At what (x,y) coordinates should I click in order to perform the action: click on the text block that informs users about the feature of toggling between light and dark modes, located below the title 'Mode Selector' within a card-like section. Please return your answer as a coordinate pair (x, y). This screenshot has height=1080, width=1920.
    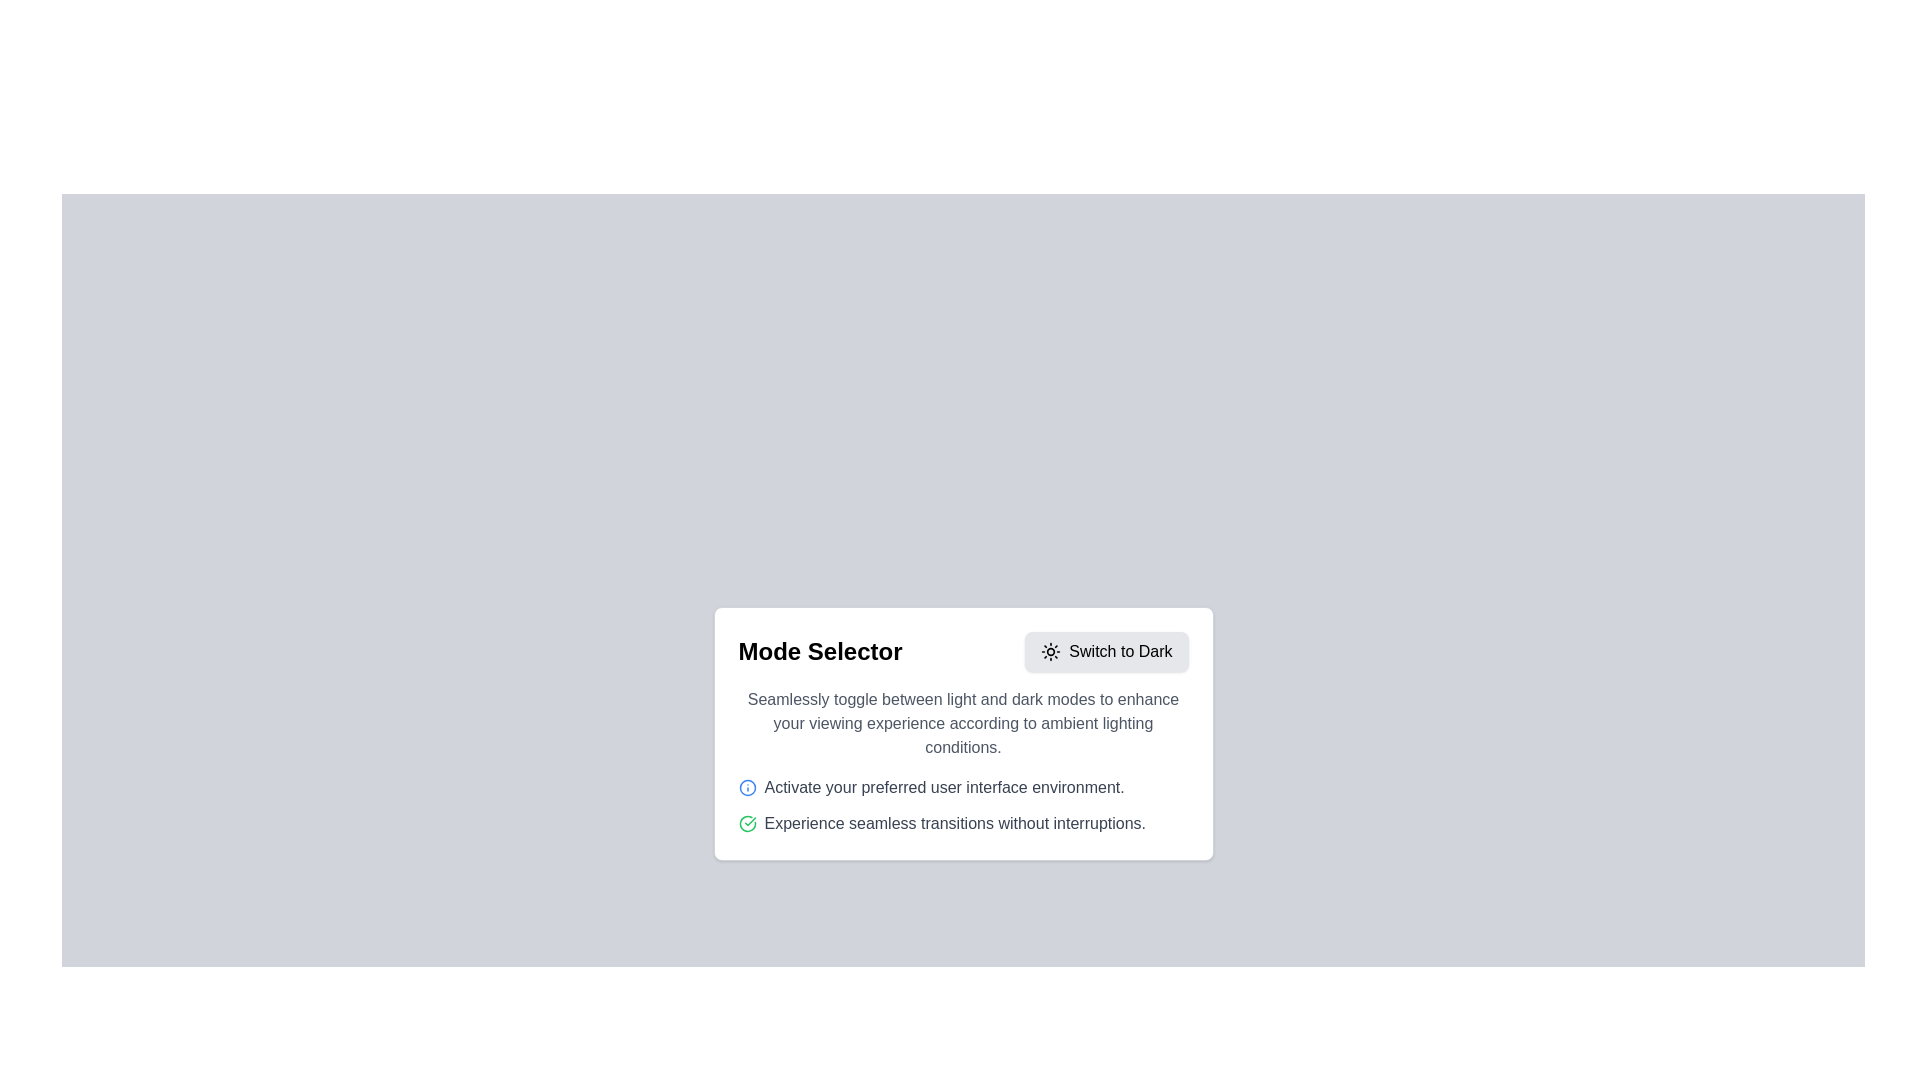
    Looking at the image, I should click on (963, 724).